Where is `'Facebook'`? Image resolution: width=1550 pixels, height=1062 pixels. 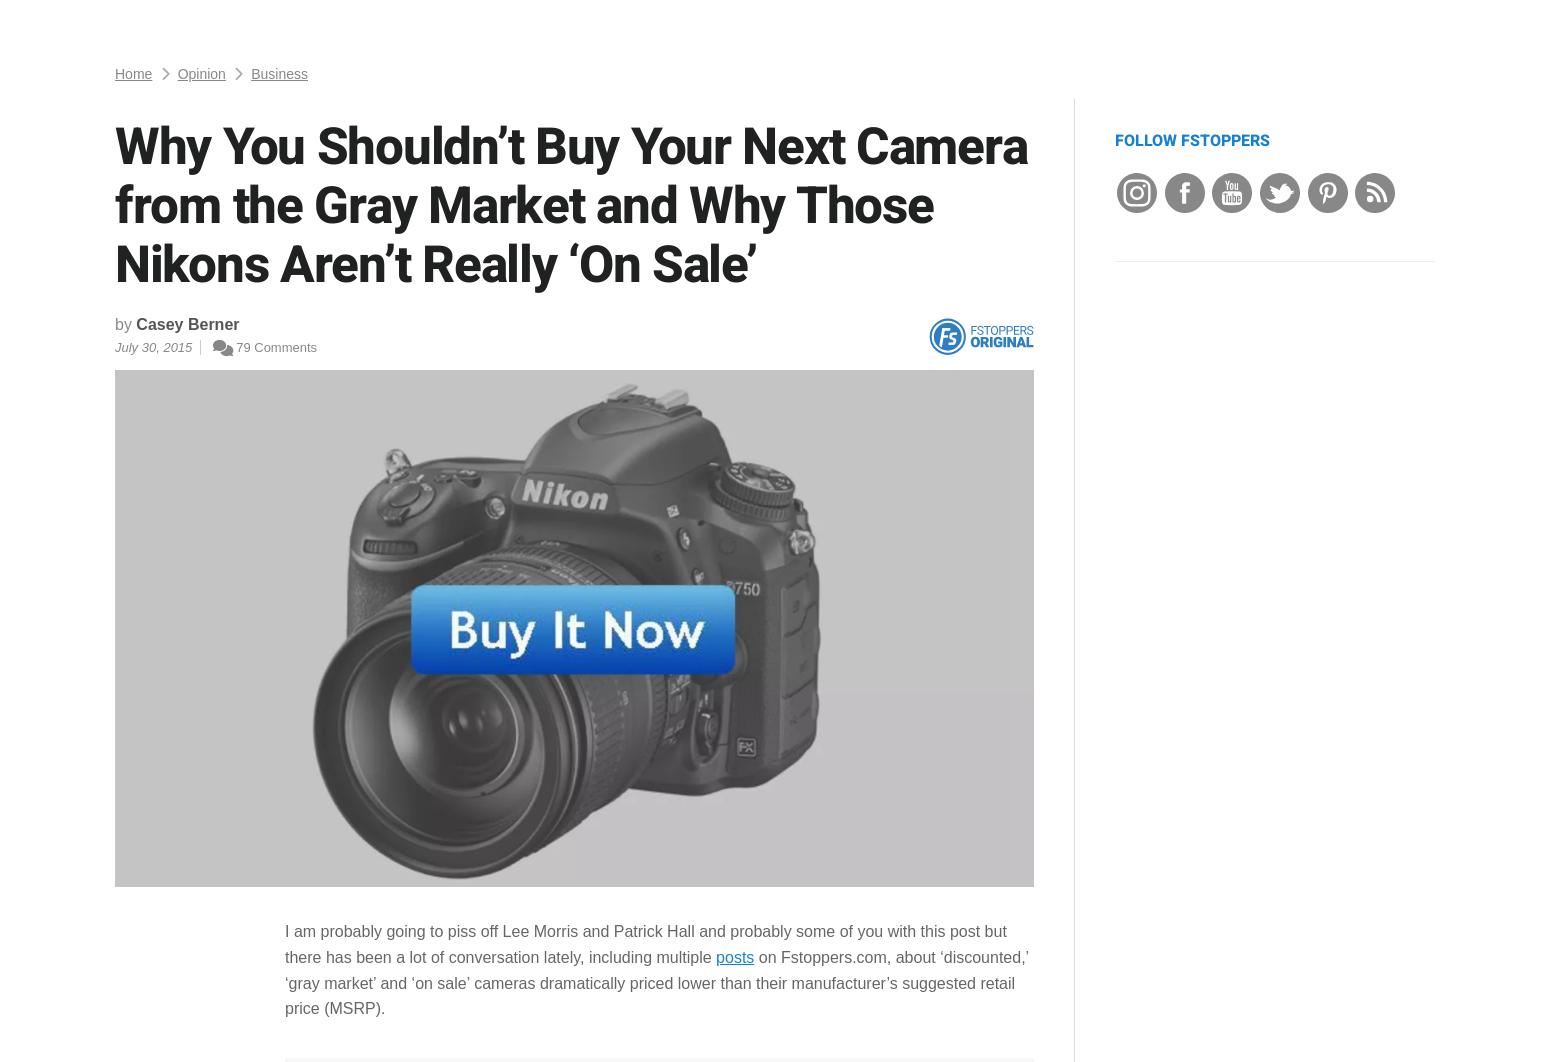
'Facebook' is located at coordinates (183, 100).